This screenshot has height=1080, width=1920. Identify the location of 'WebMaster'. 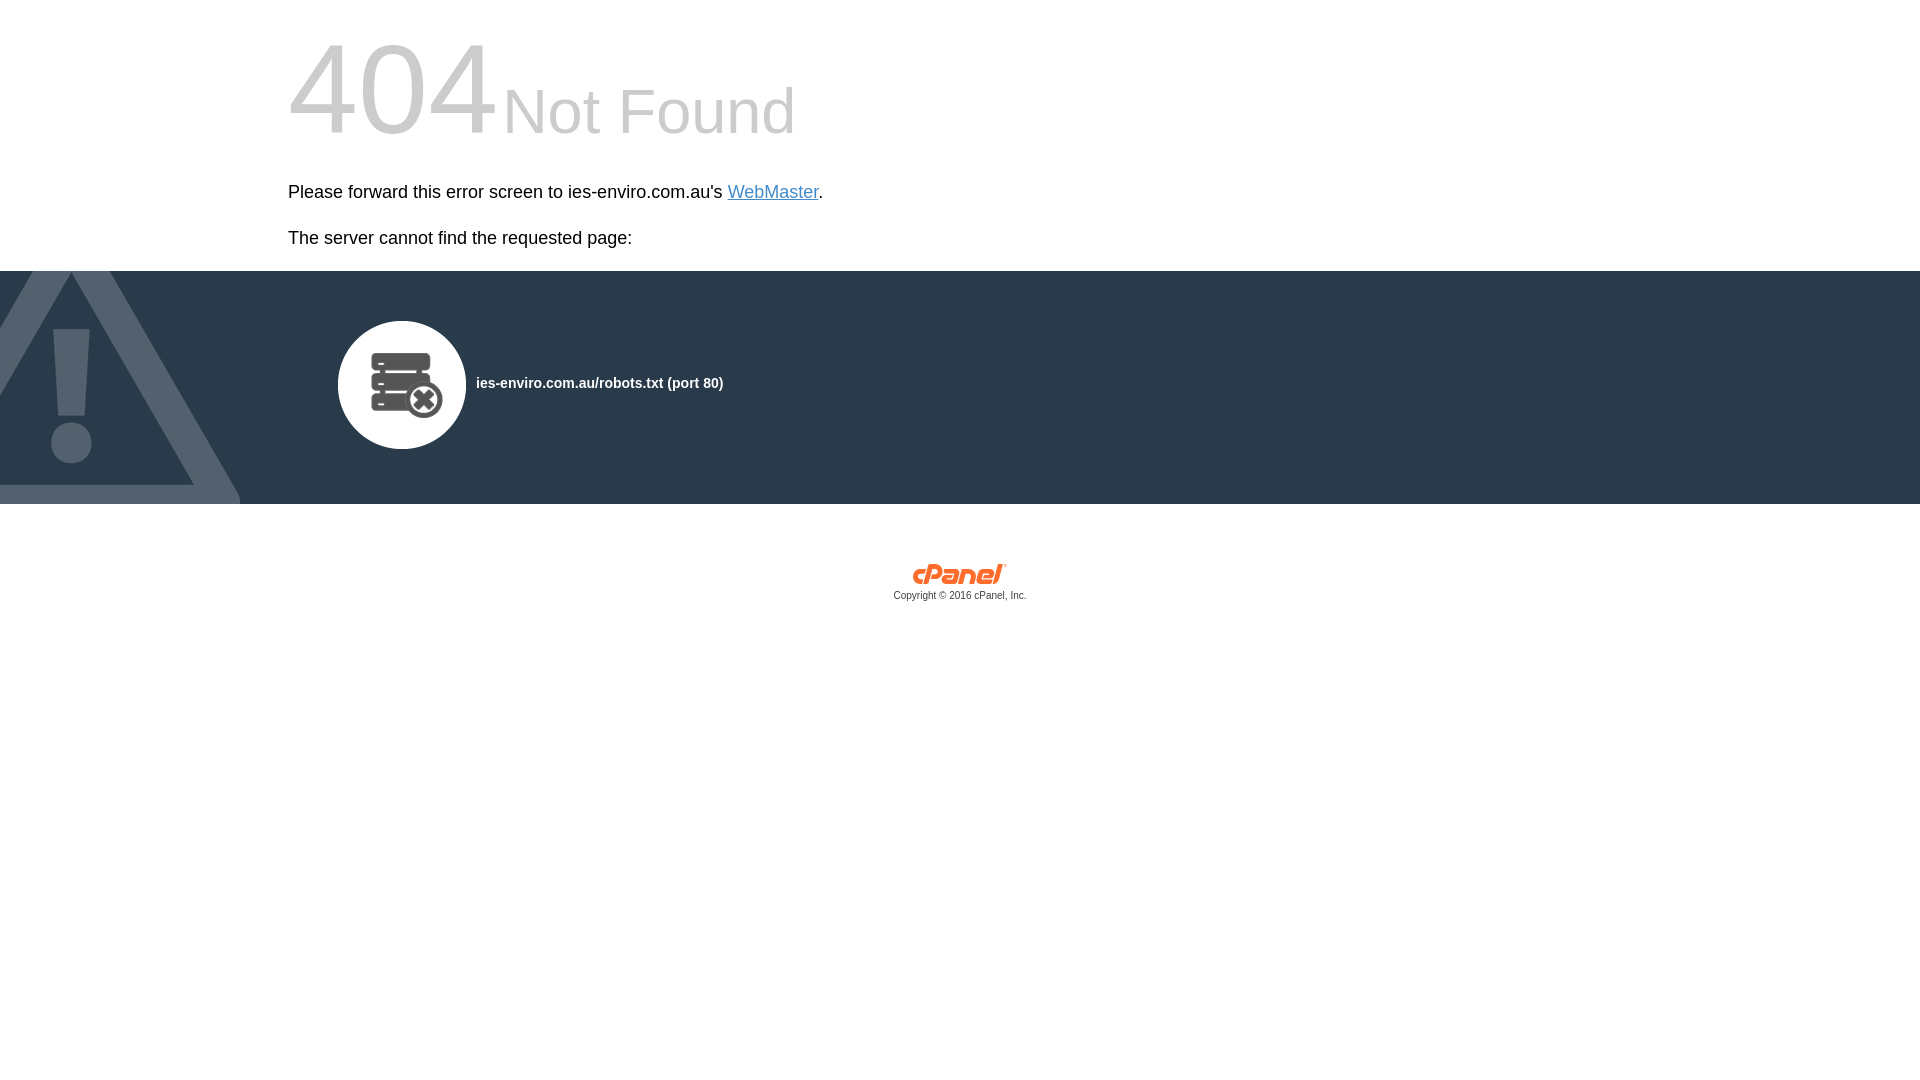
(772, 192).